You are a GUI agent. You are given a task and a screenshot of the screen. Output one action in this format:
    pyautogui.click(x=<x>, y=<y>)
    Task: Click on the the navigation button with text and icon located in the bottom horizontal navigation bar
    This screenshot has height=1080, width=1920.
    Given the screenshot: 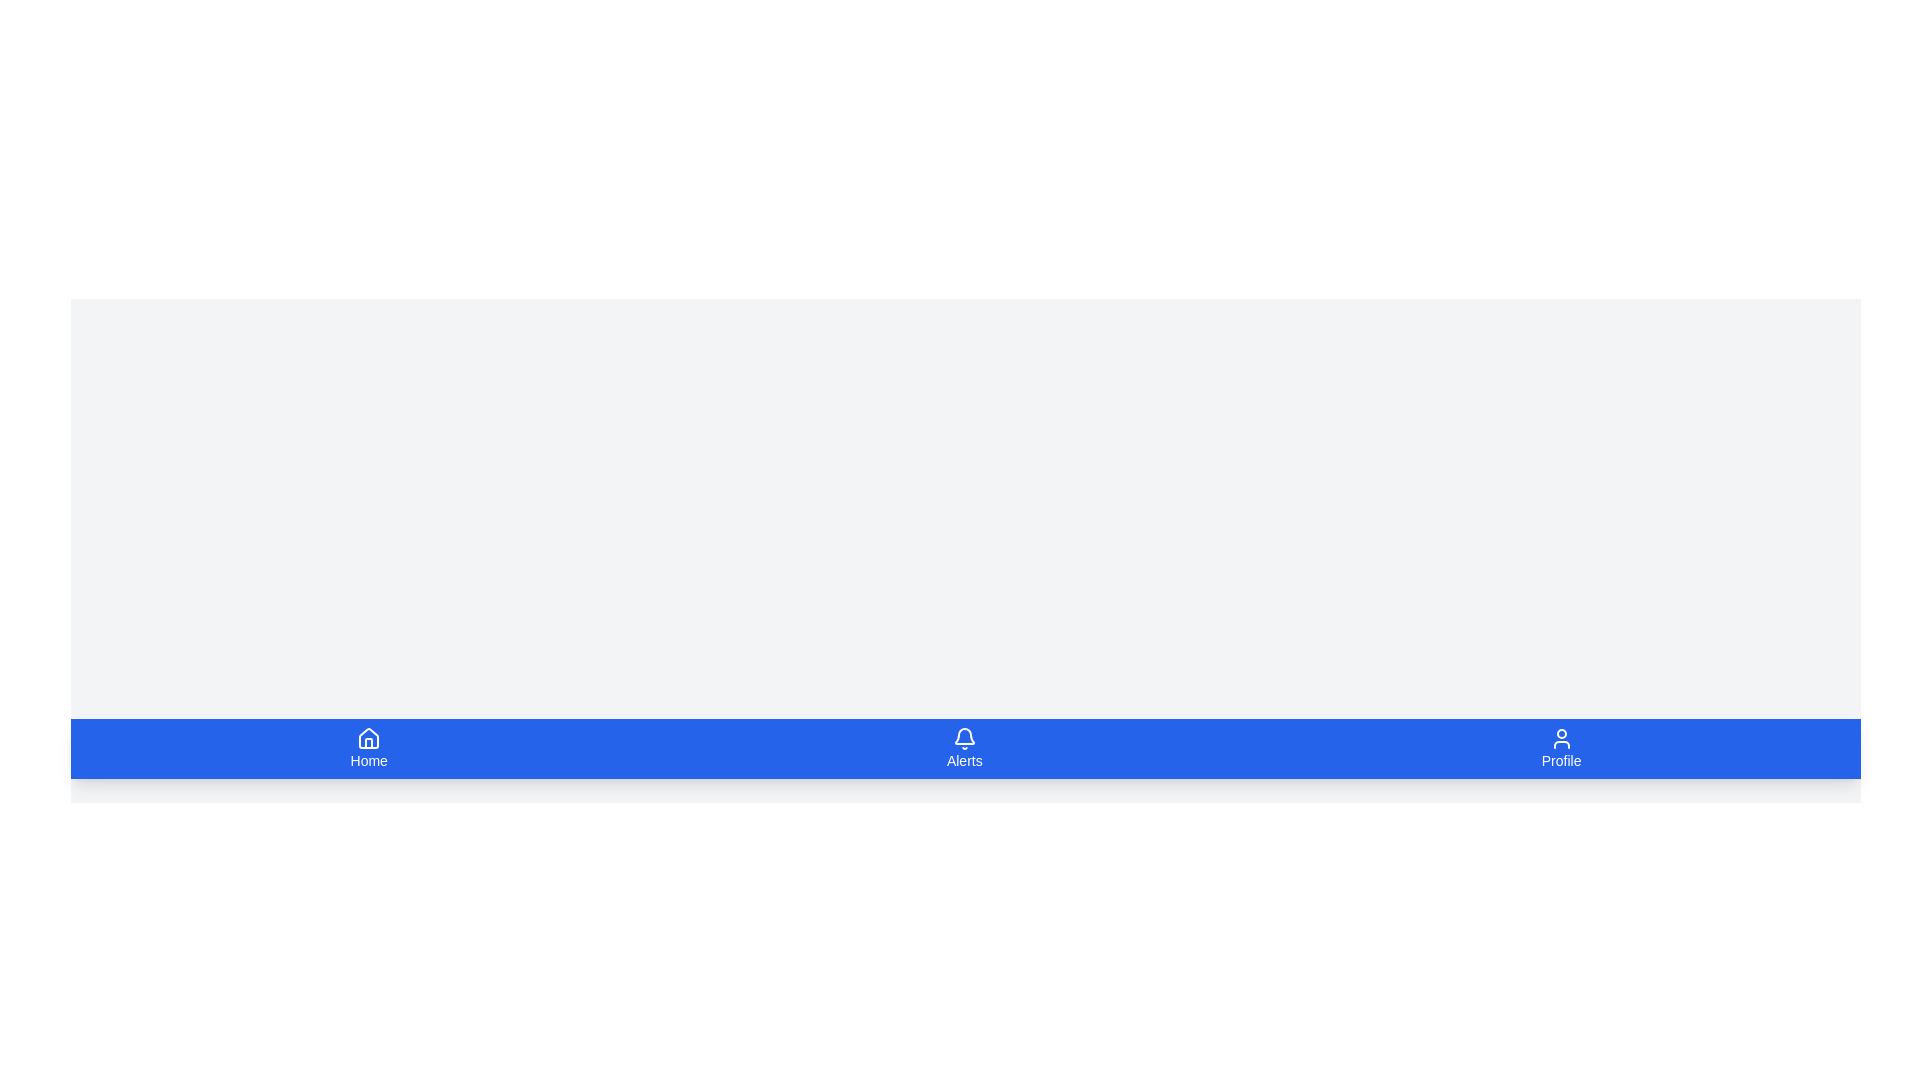 What is the action you would take?
    pyautogui.click(x=964, y=748)
    